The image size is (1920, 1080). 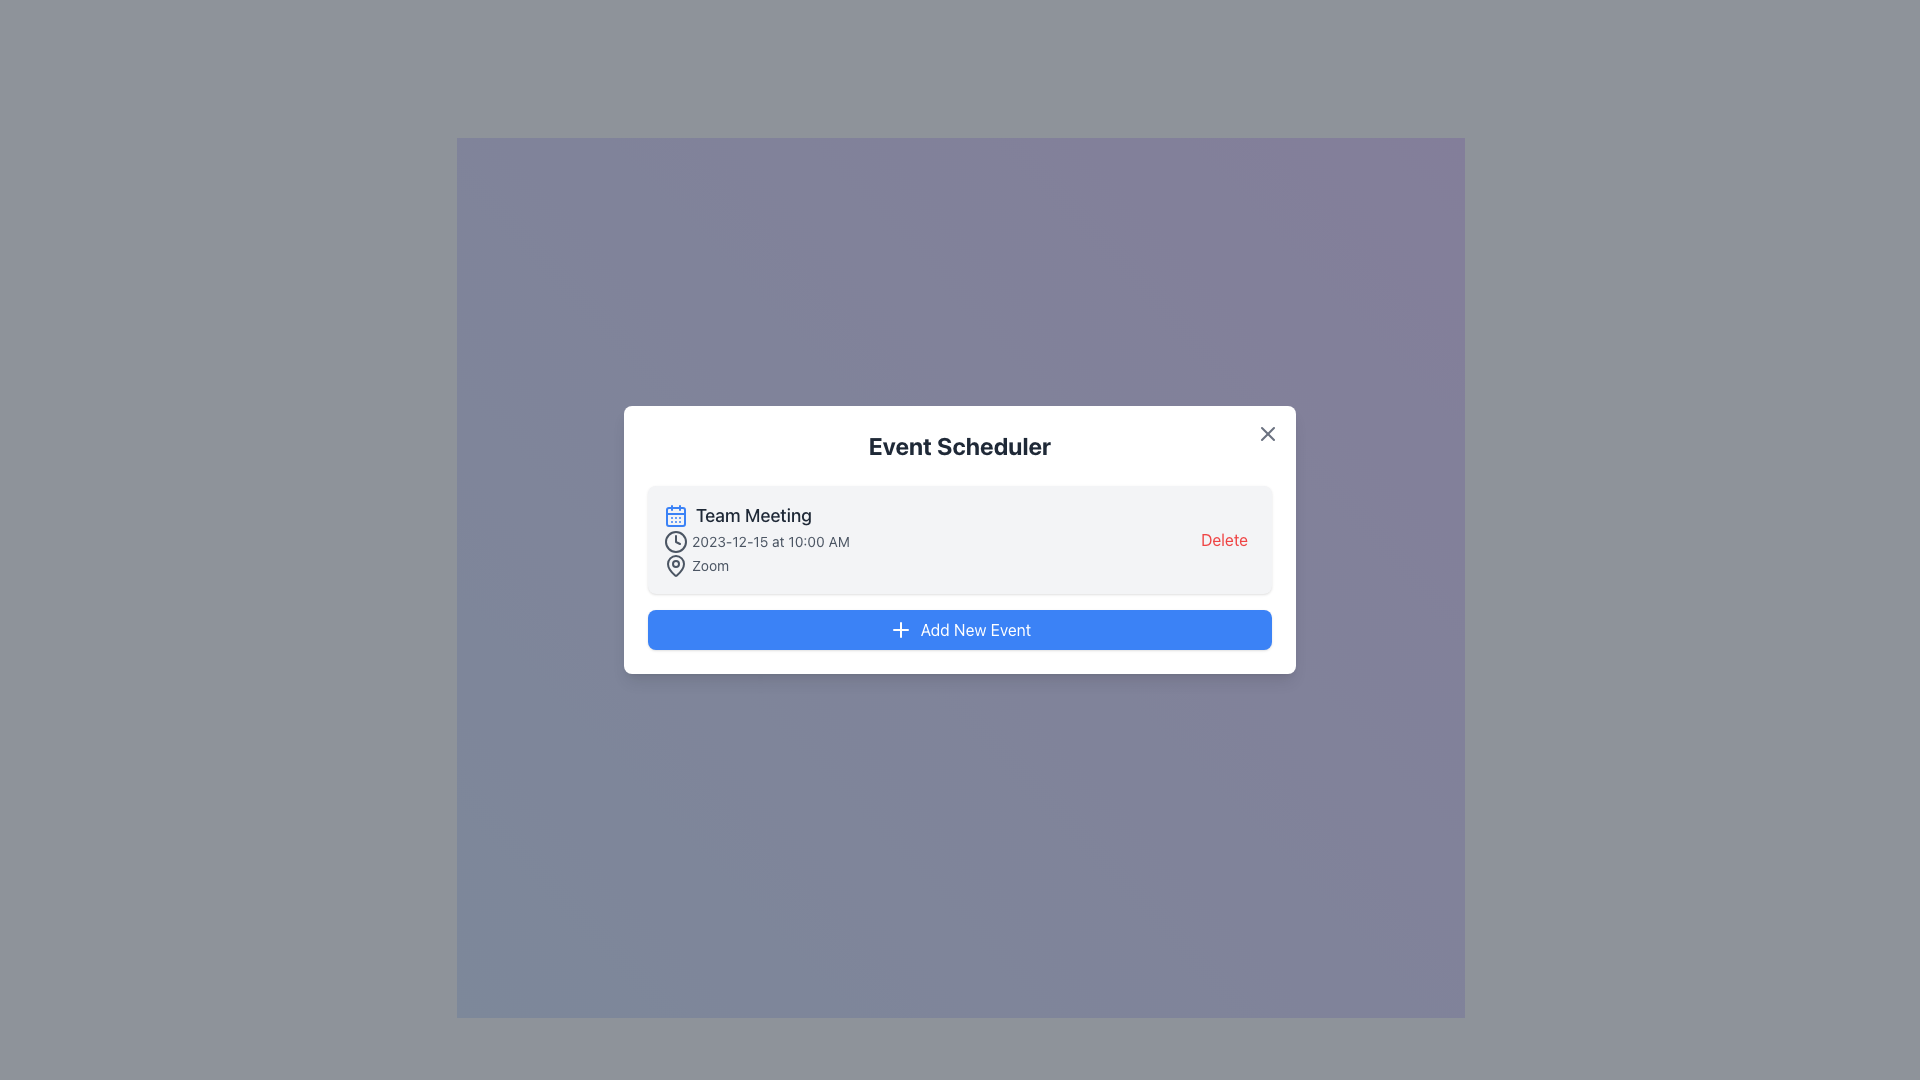 I want to click on the Zoom icon located to the left of the text 'Zoom' in the event description for 'Team Meeting', so click(x=676, y=566).